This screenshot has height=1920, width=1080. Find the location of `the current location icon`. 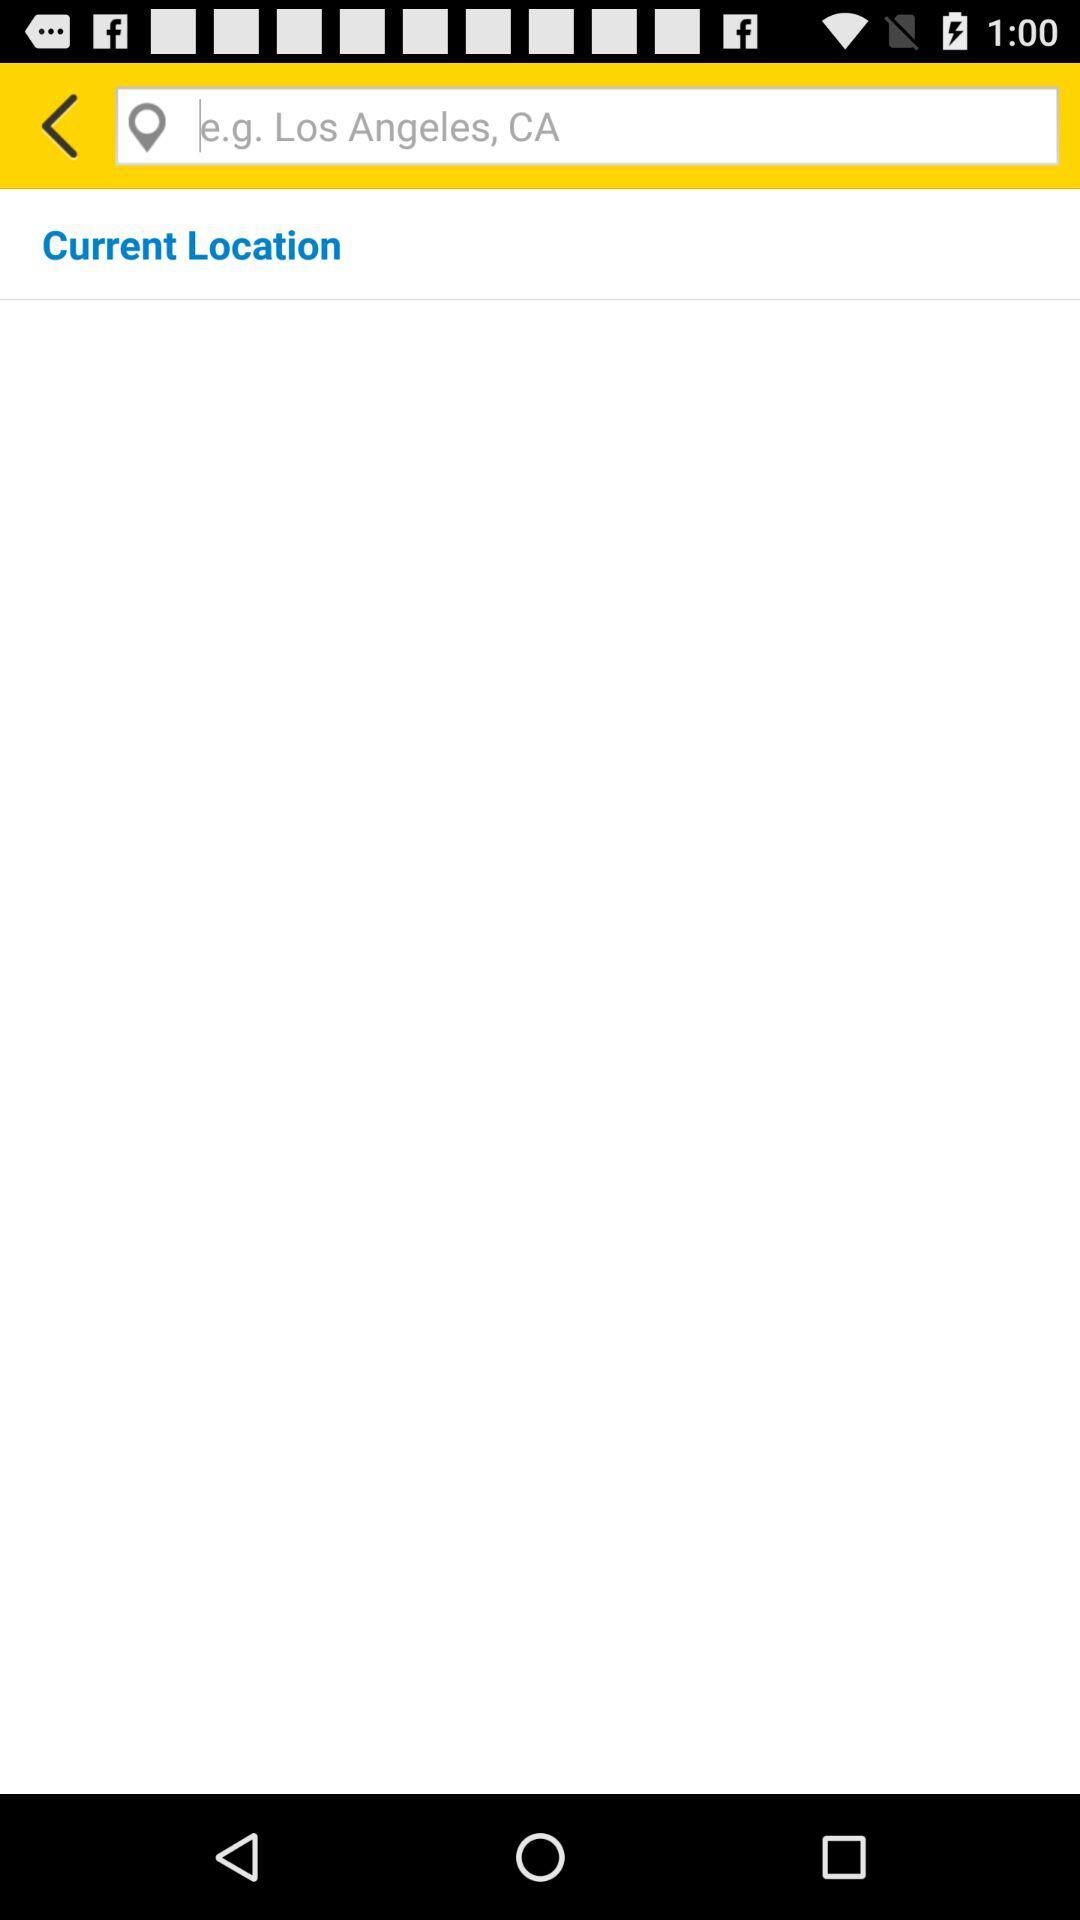

the current location icon is located at coordinates (192, 243).